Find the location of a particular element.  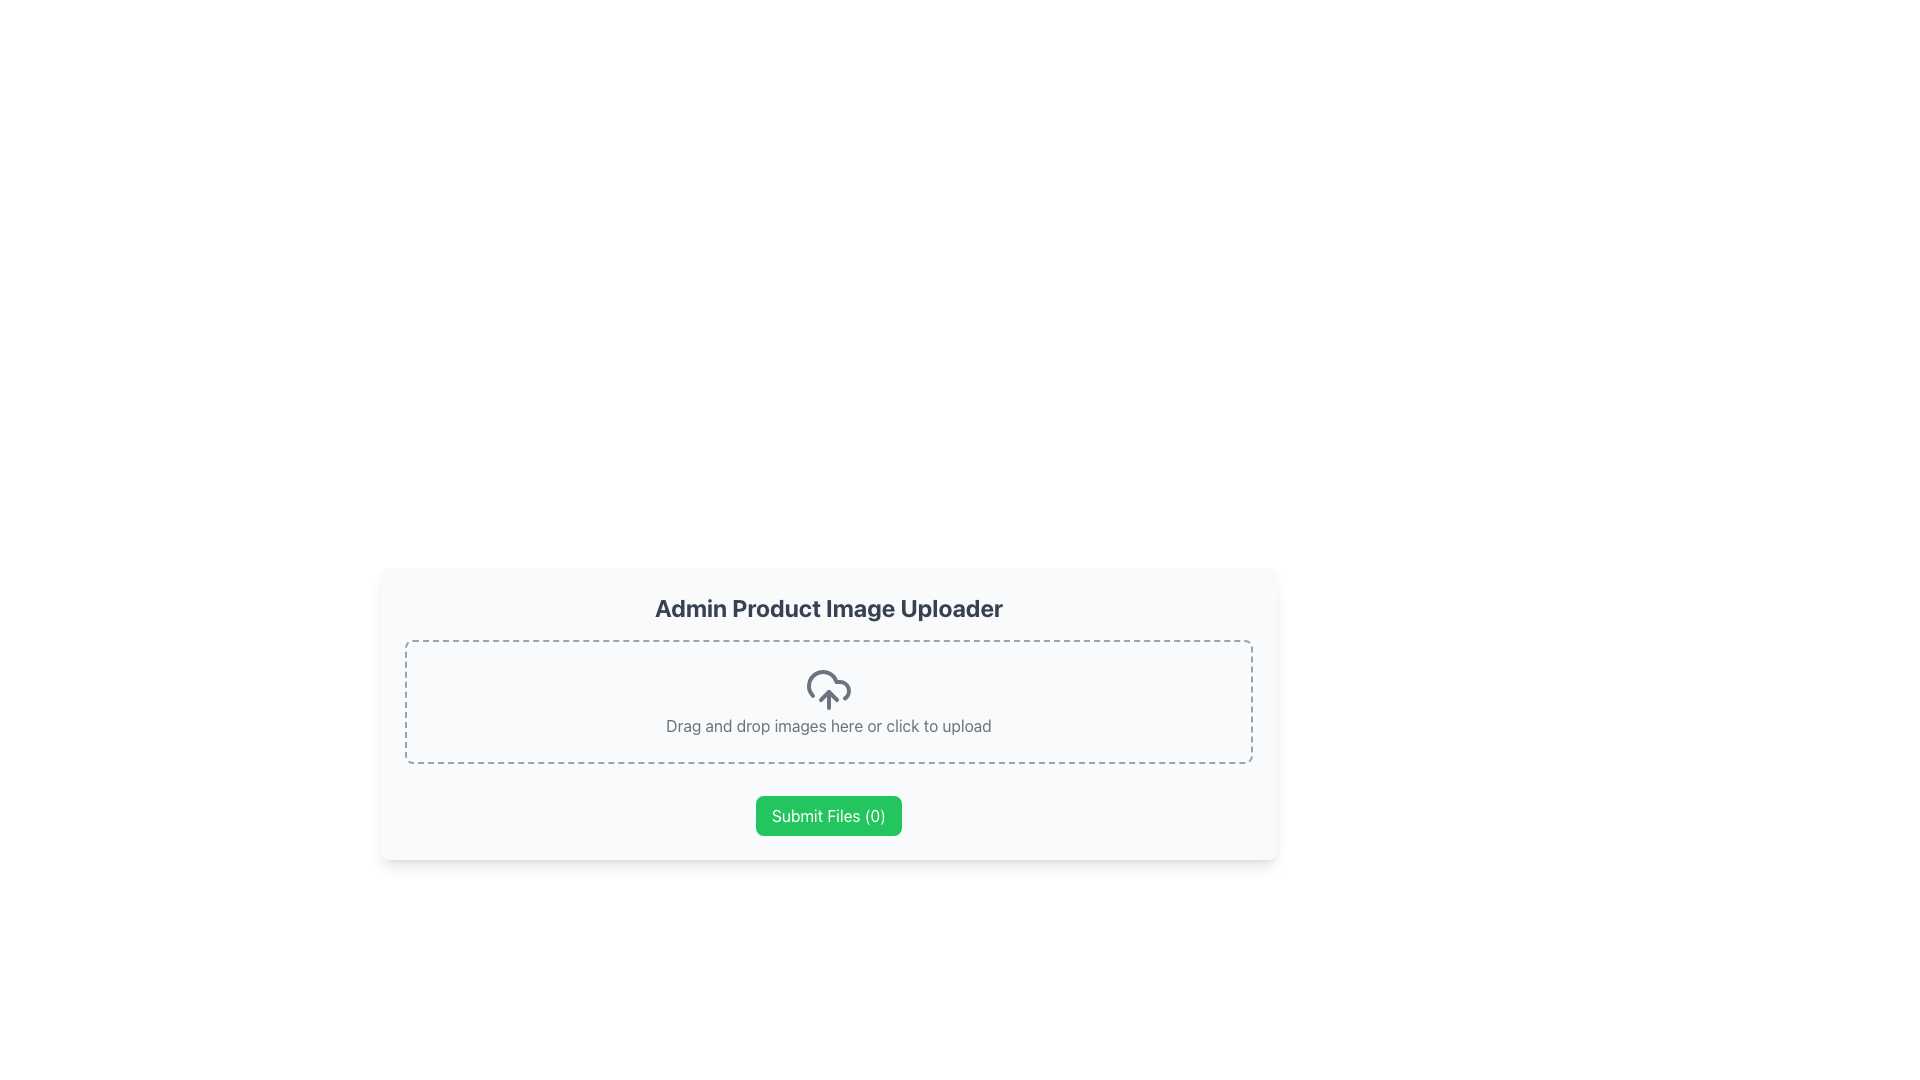

the header text element that reads 'Admin Product Image Uploader', which is styled in bold and large font, colored in dark gray, and positioned at the upper part of the content card is located at coordinates (829, 607).